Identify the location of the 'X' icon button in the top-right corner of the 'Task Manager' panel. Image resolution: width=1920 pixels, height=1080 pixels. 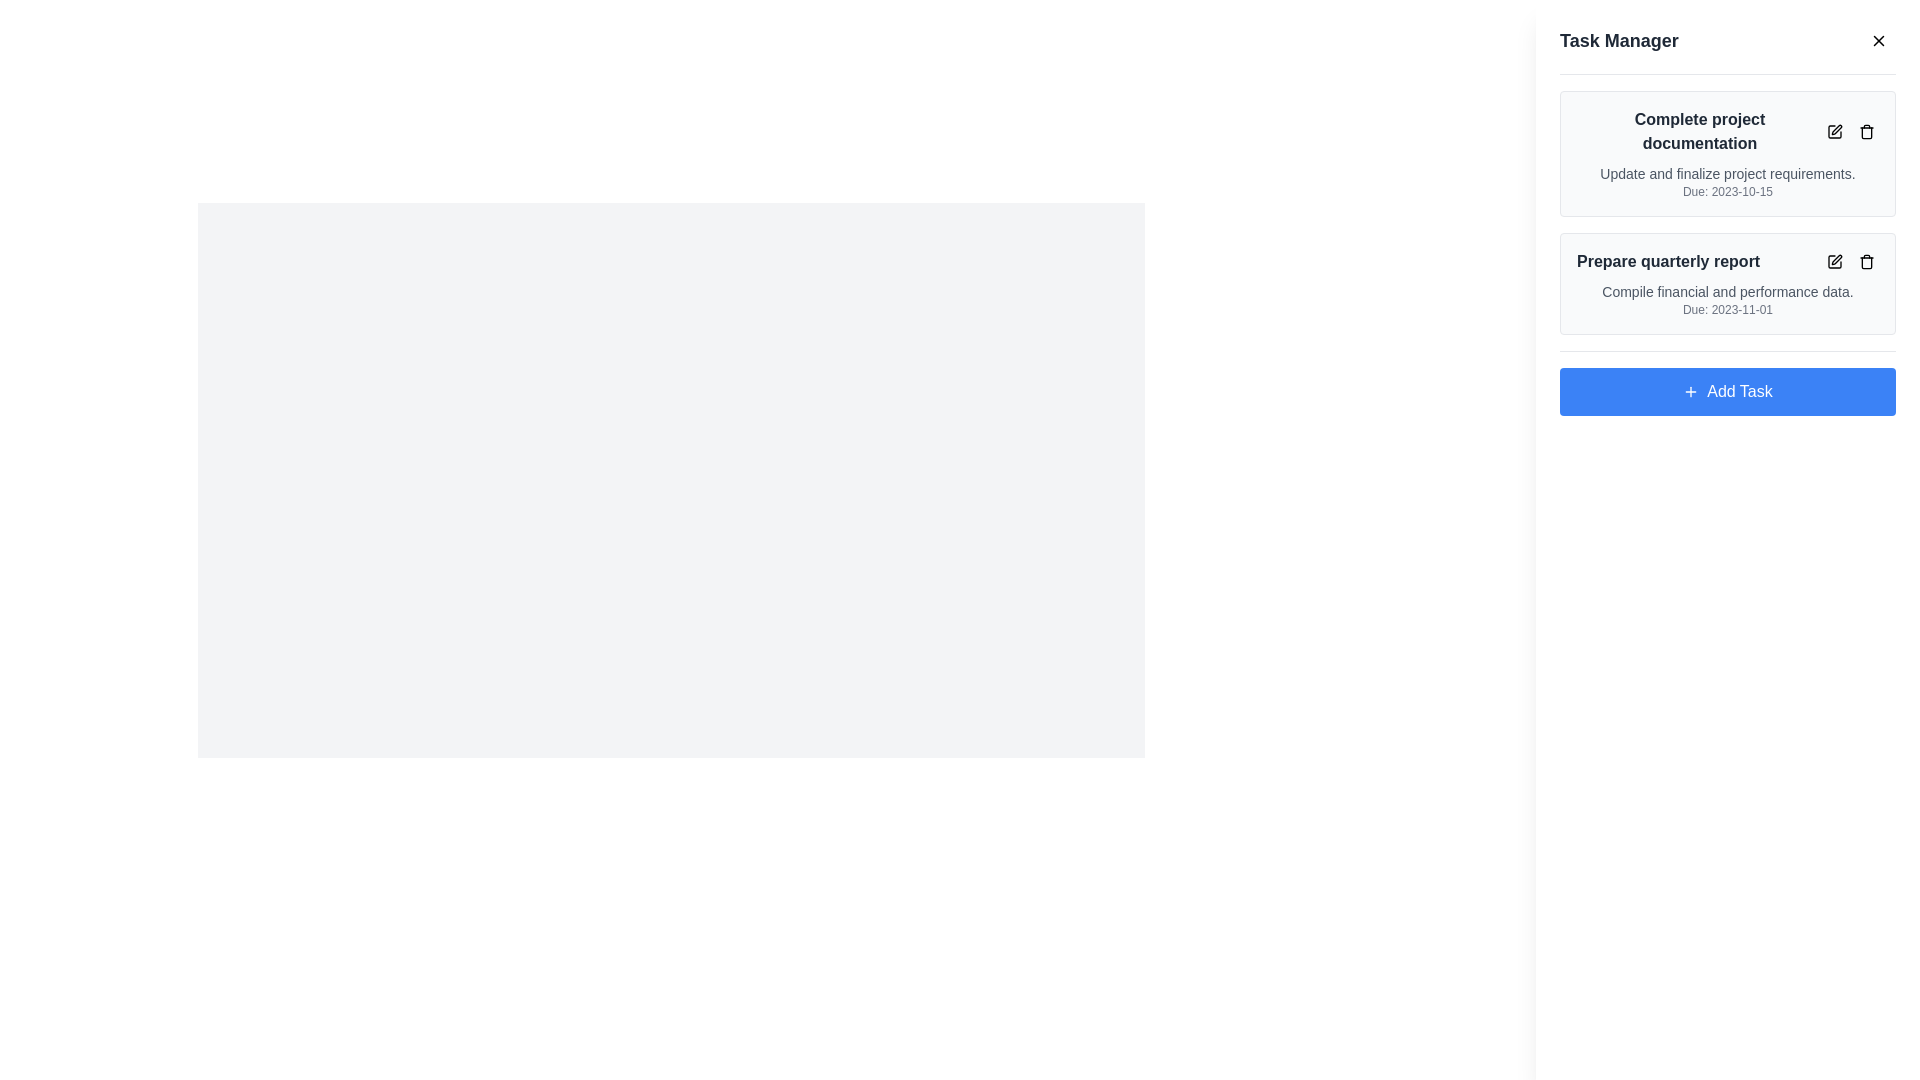
(1877, 41).